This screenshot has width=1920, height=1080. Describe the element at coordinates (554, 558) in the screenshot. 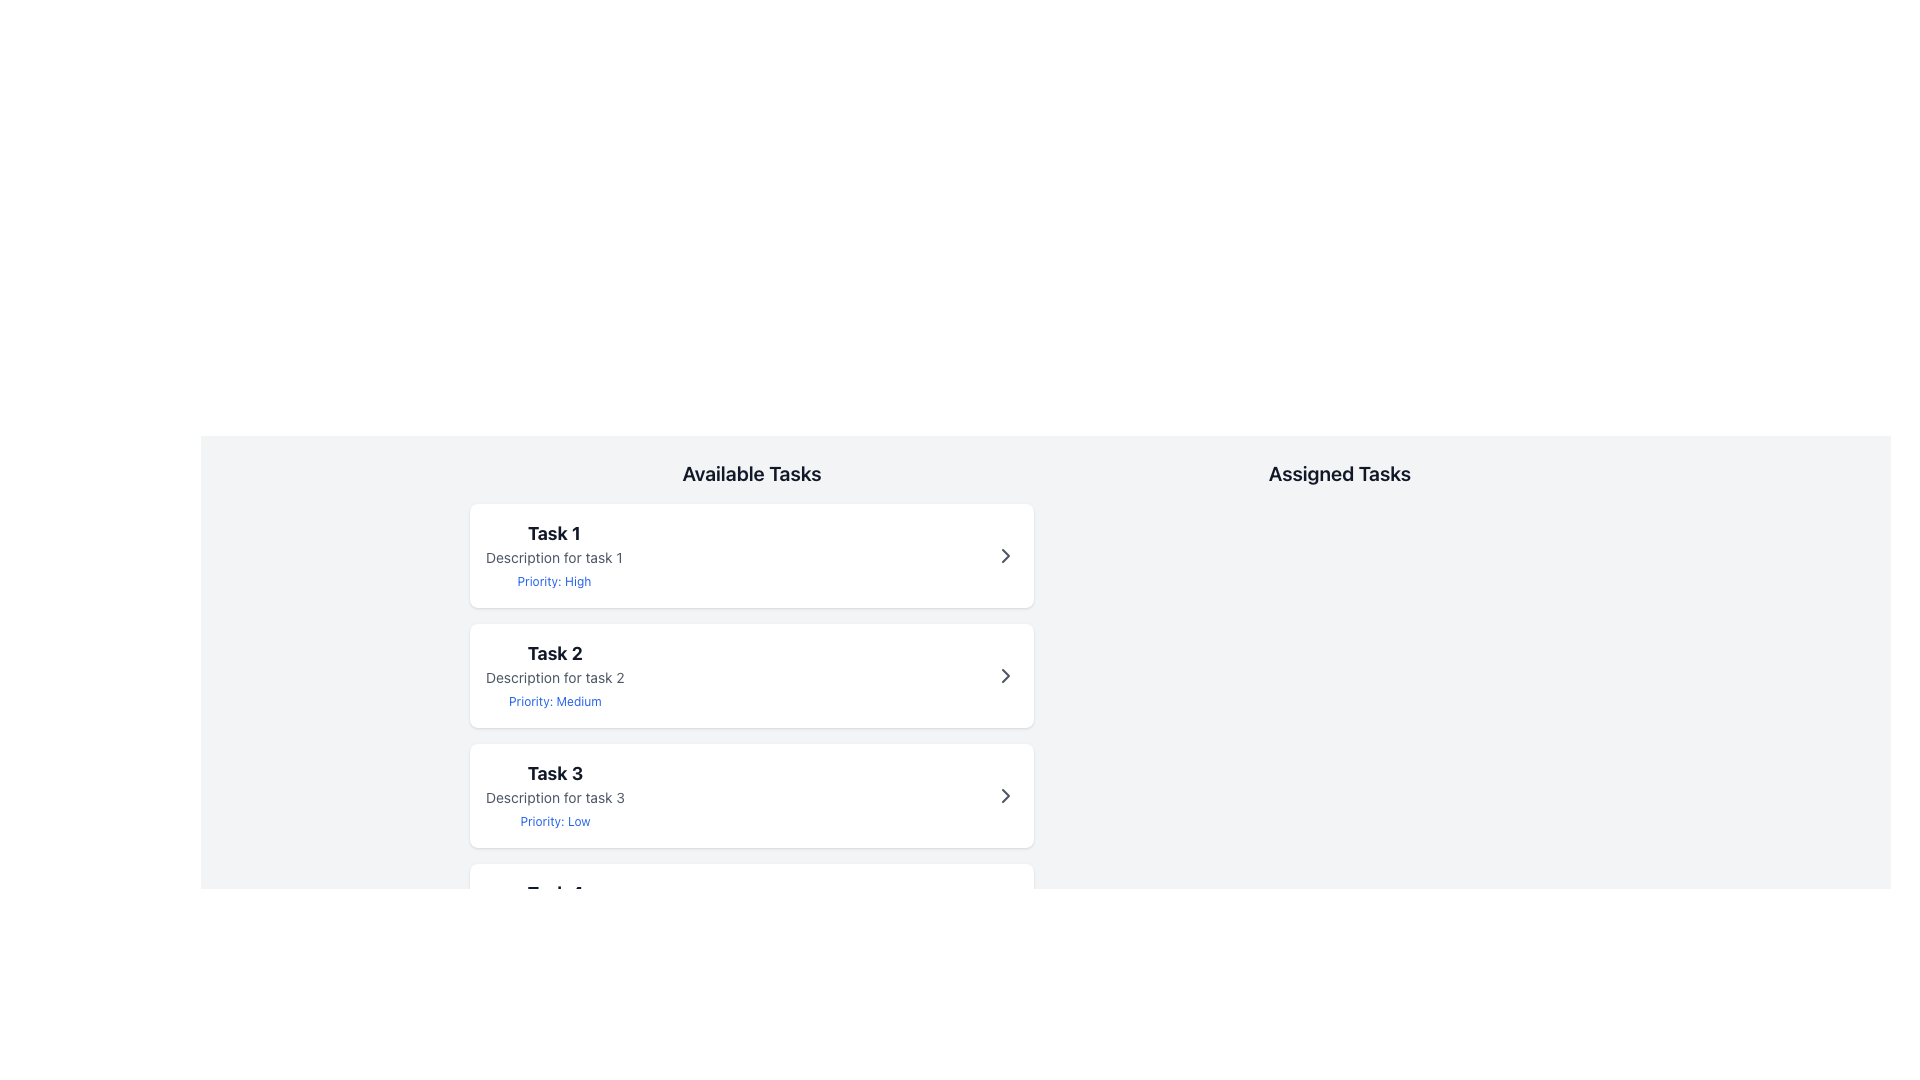

I see `the text element displaying 'Description for task 1', which is located below the 'Task 1' title and above the 'Priority: High' text` at that location.